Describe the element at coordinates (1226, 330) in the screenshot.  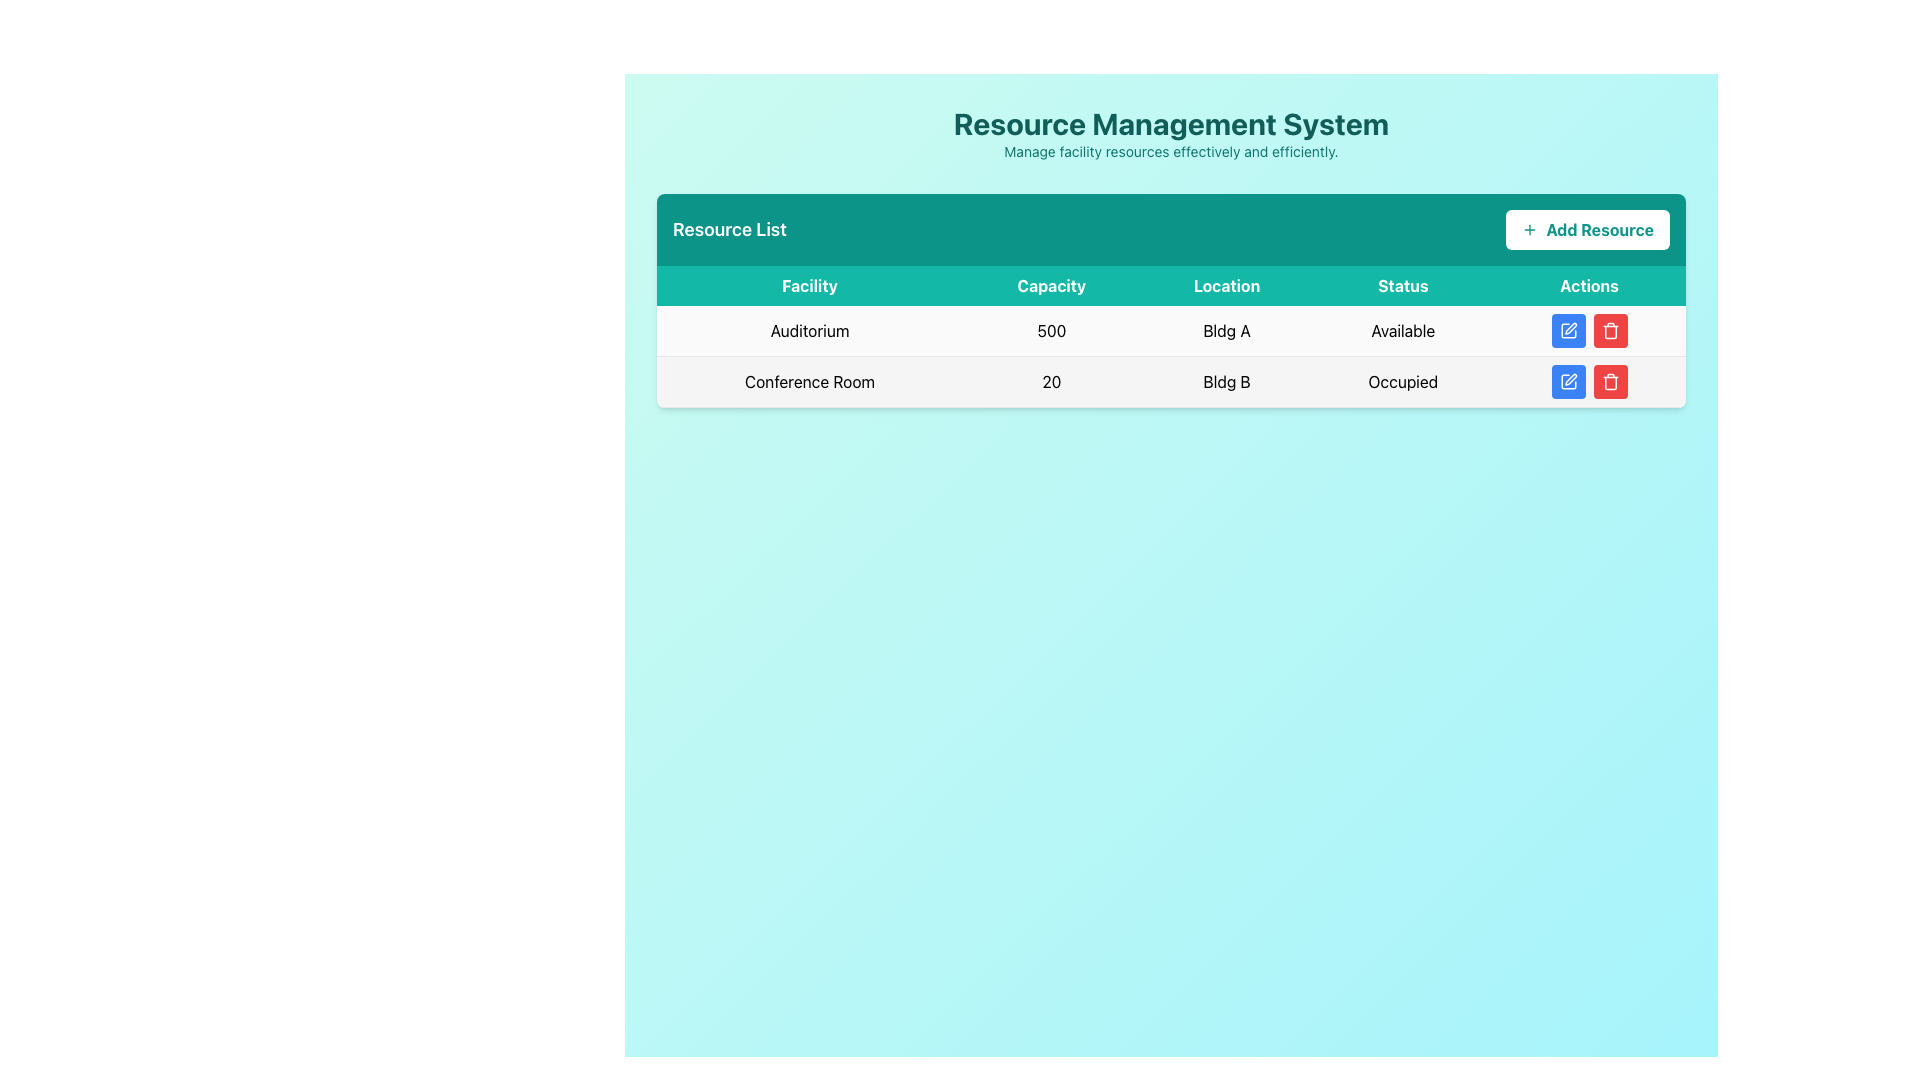
I see `the text label that indicates the location of the 'Auditorium' resource, which is the third cell in the first row of the table, positioned between the 'Capacity' and 'Status' columns` at that location.